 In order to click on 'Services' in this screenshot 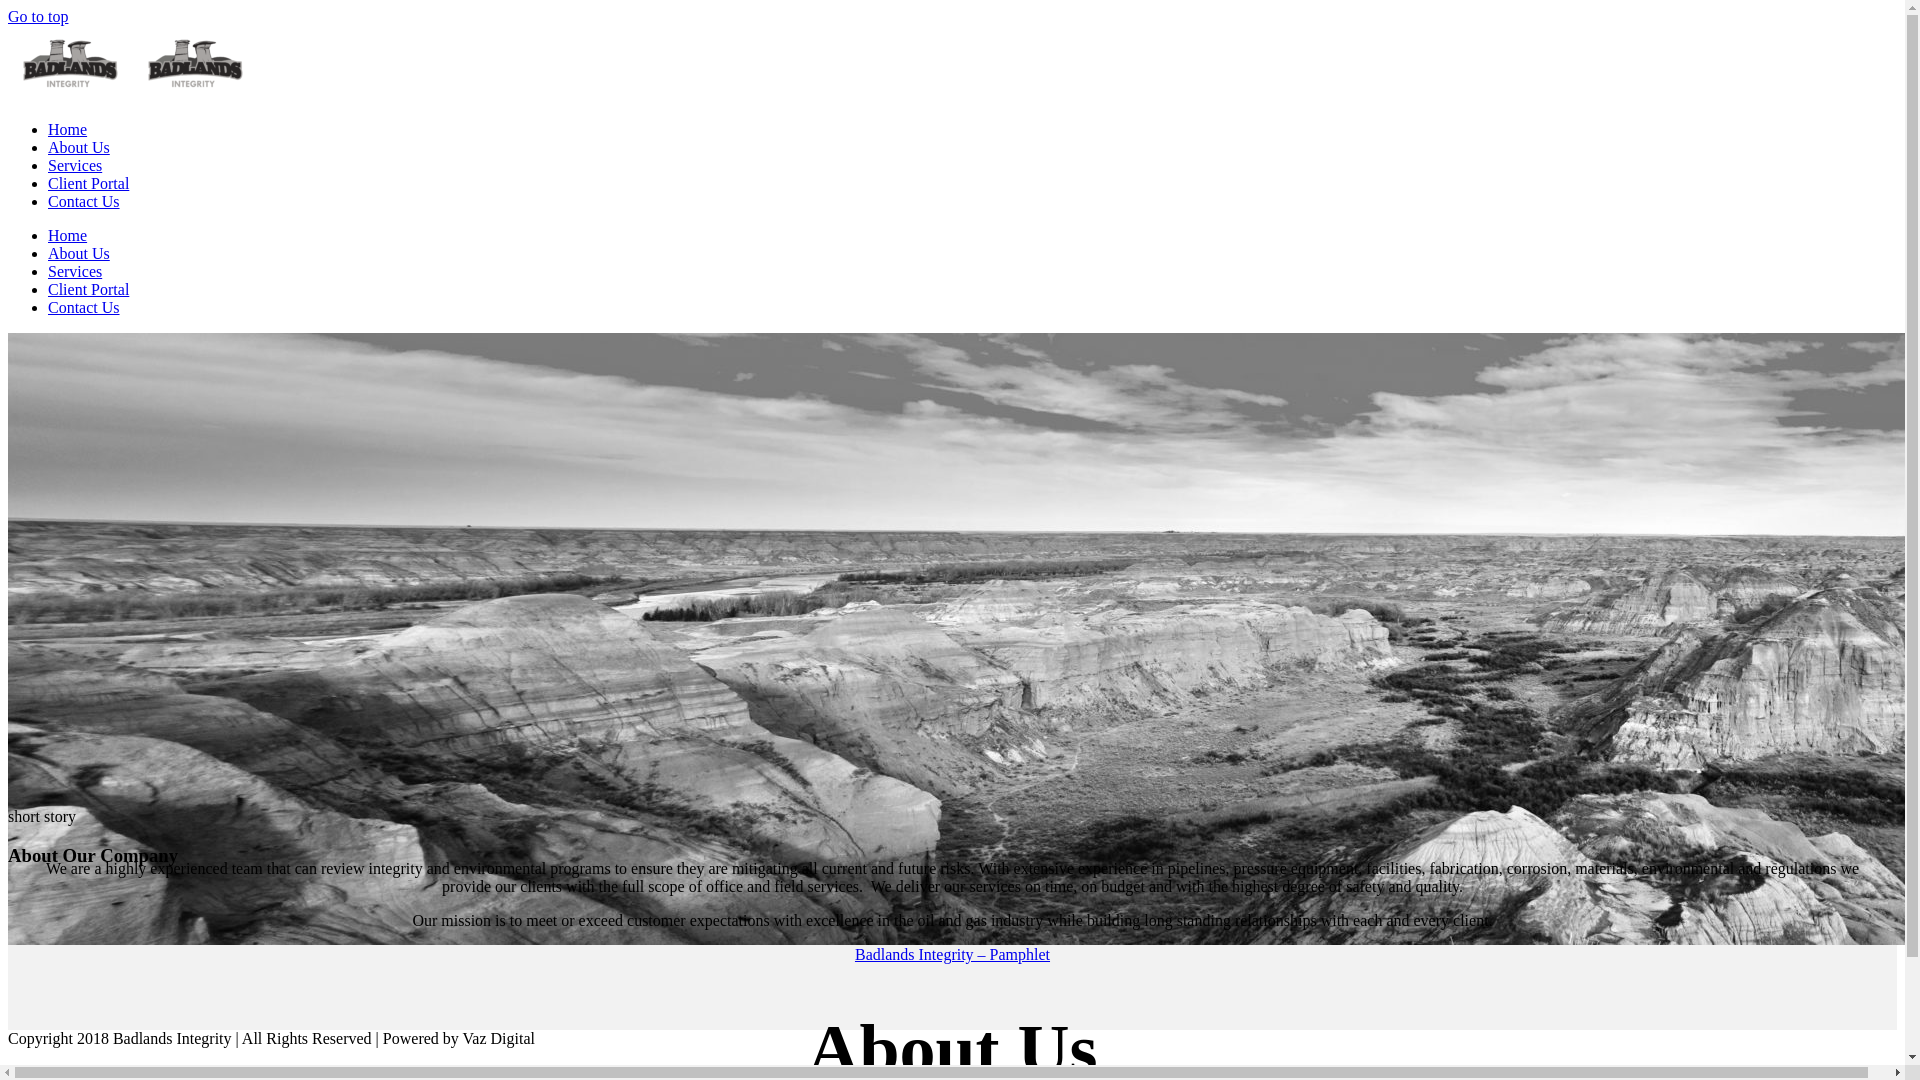, I will do `click(75, 164)`.